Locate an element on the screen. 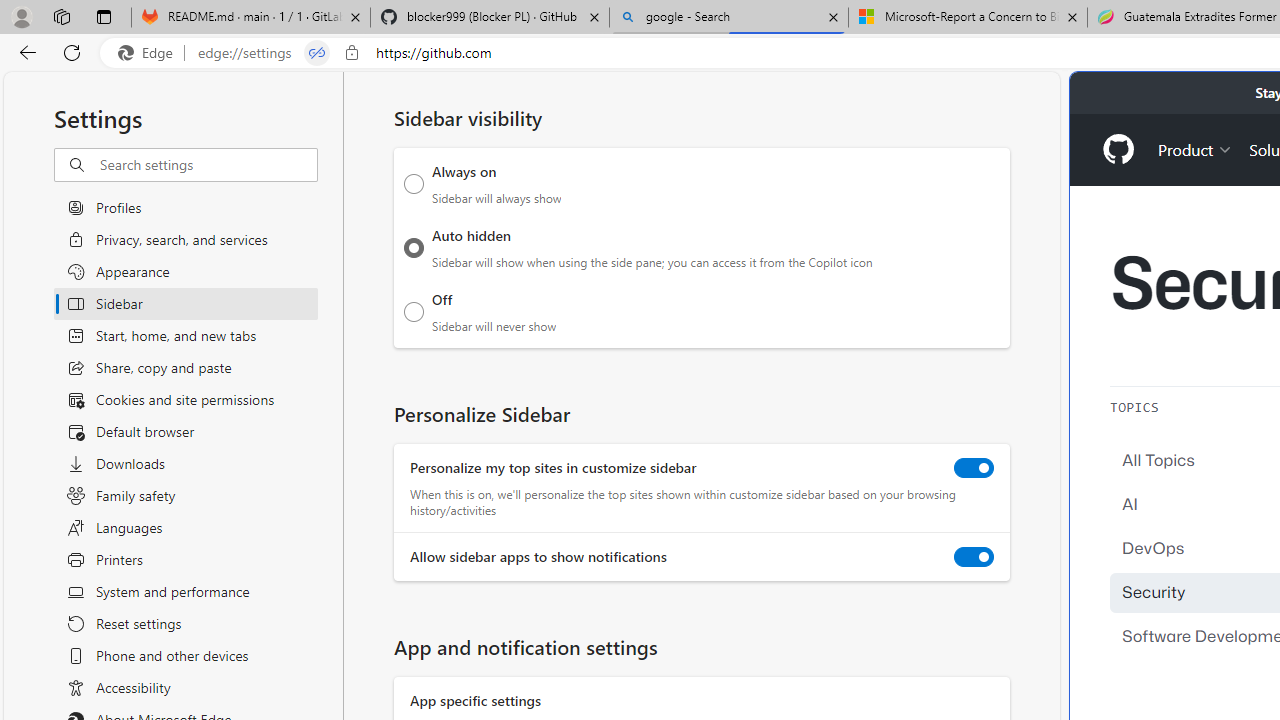 The width and height of the screenshot is (1280, 720). 'Search settings' is located at coordinates (208, 164).